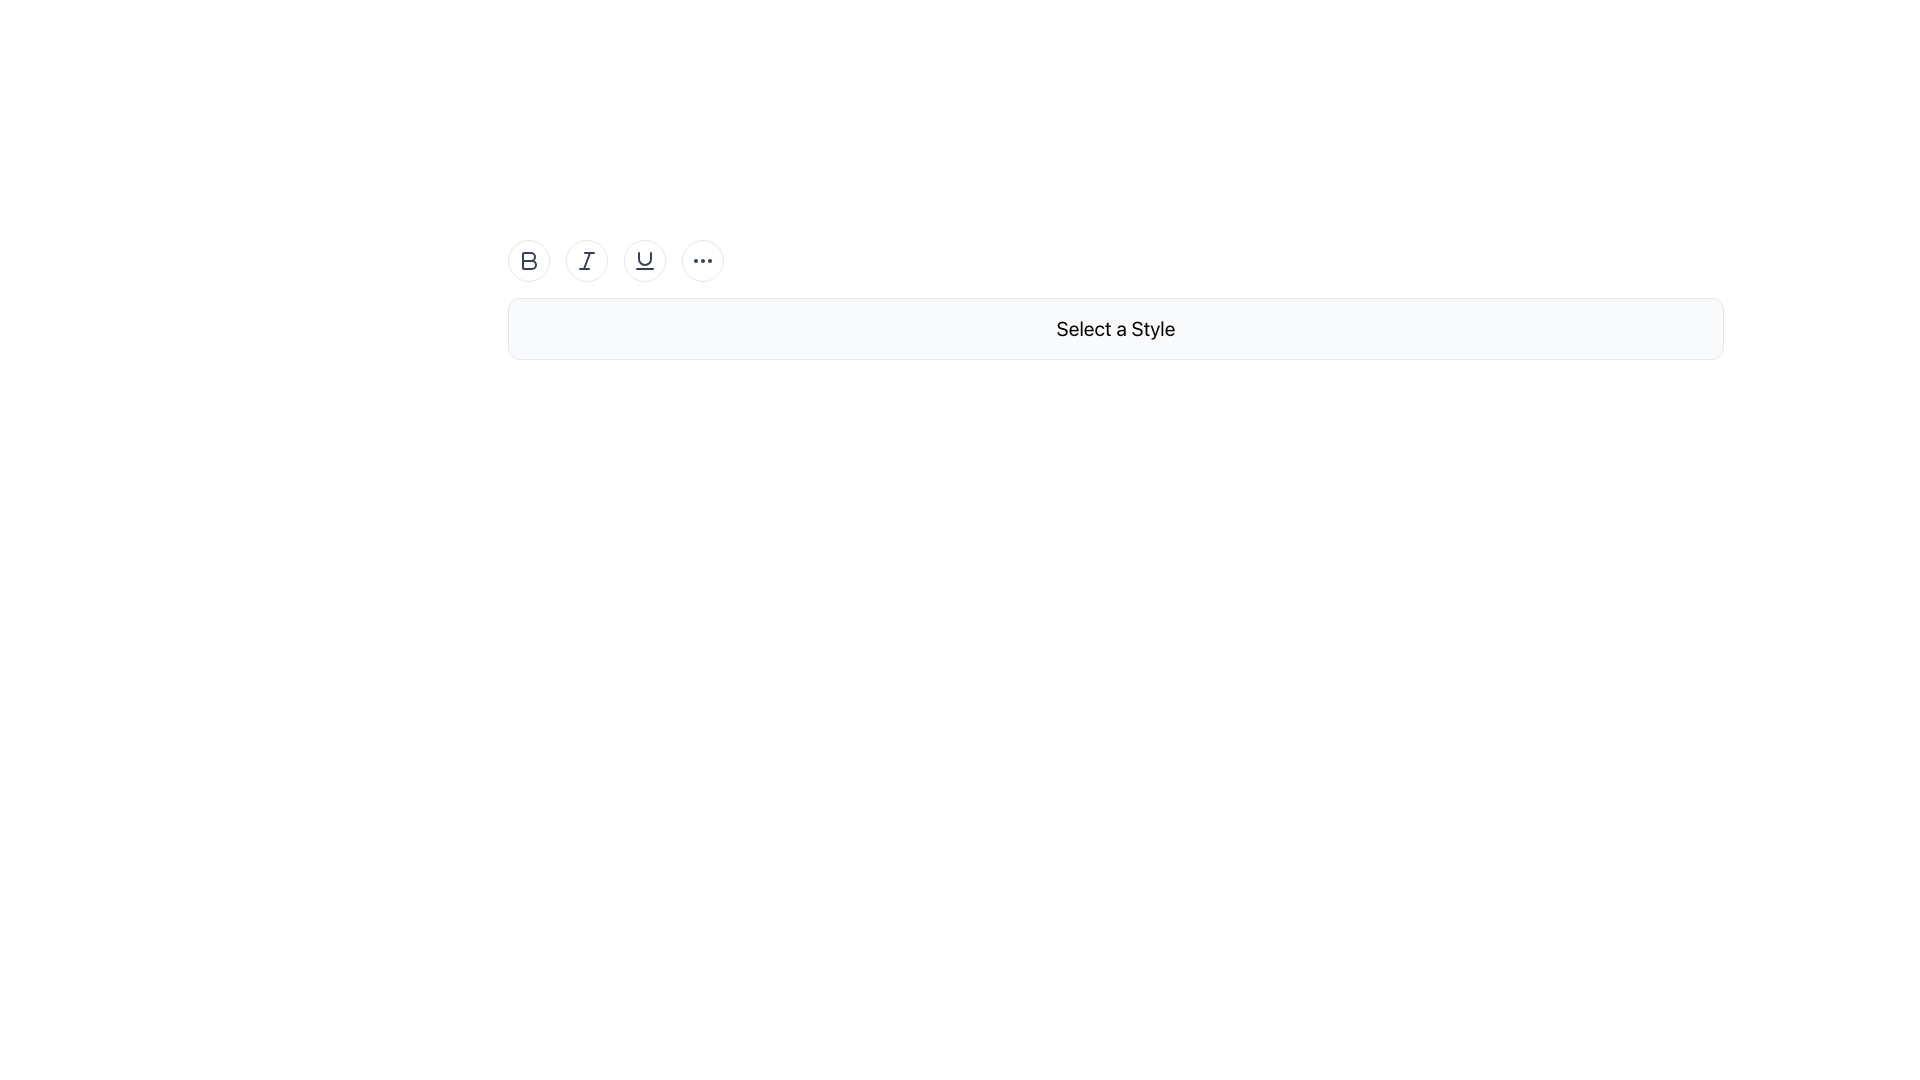 This screenshot has height=1080, width=1920. What do you see at coordinates (644, 260) in the screenshot?
I see `the underline formatting button, which is located third in the button group between the italic style button and the ellipsis menu button, to activate its hover effect` at bounding box center [644, 260].